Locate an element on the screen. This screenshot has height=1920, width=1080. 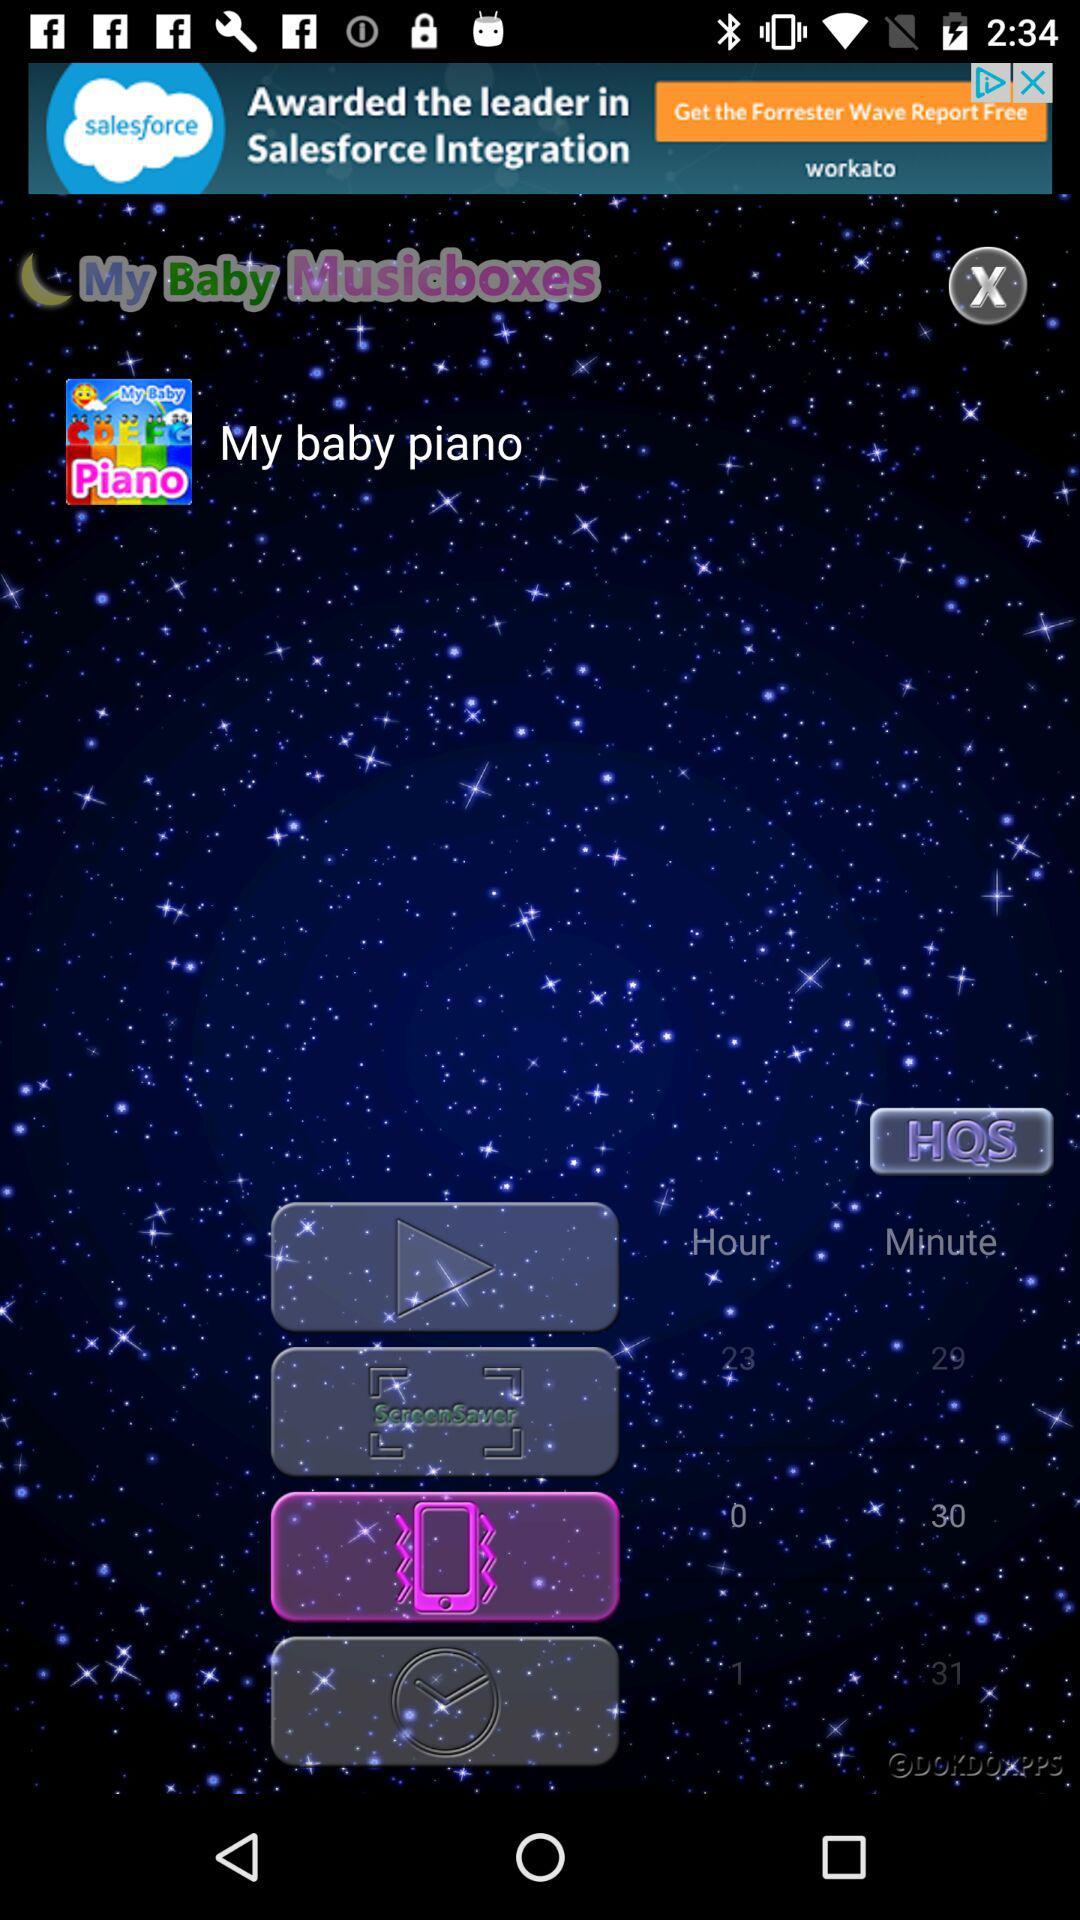
the page is located at coordinates (987, 285).